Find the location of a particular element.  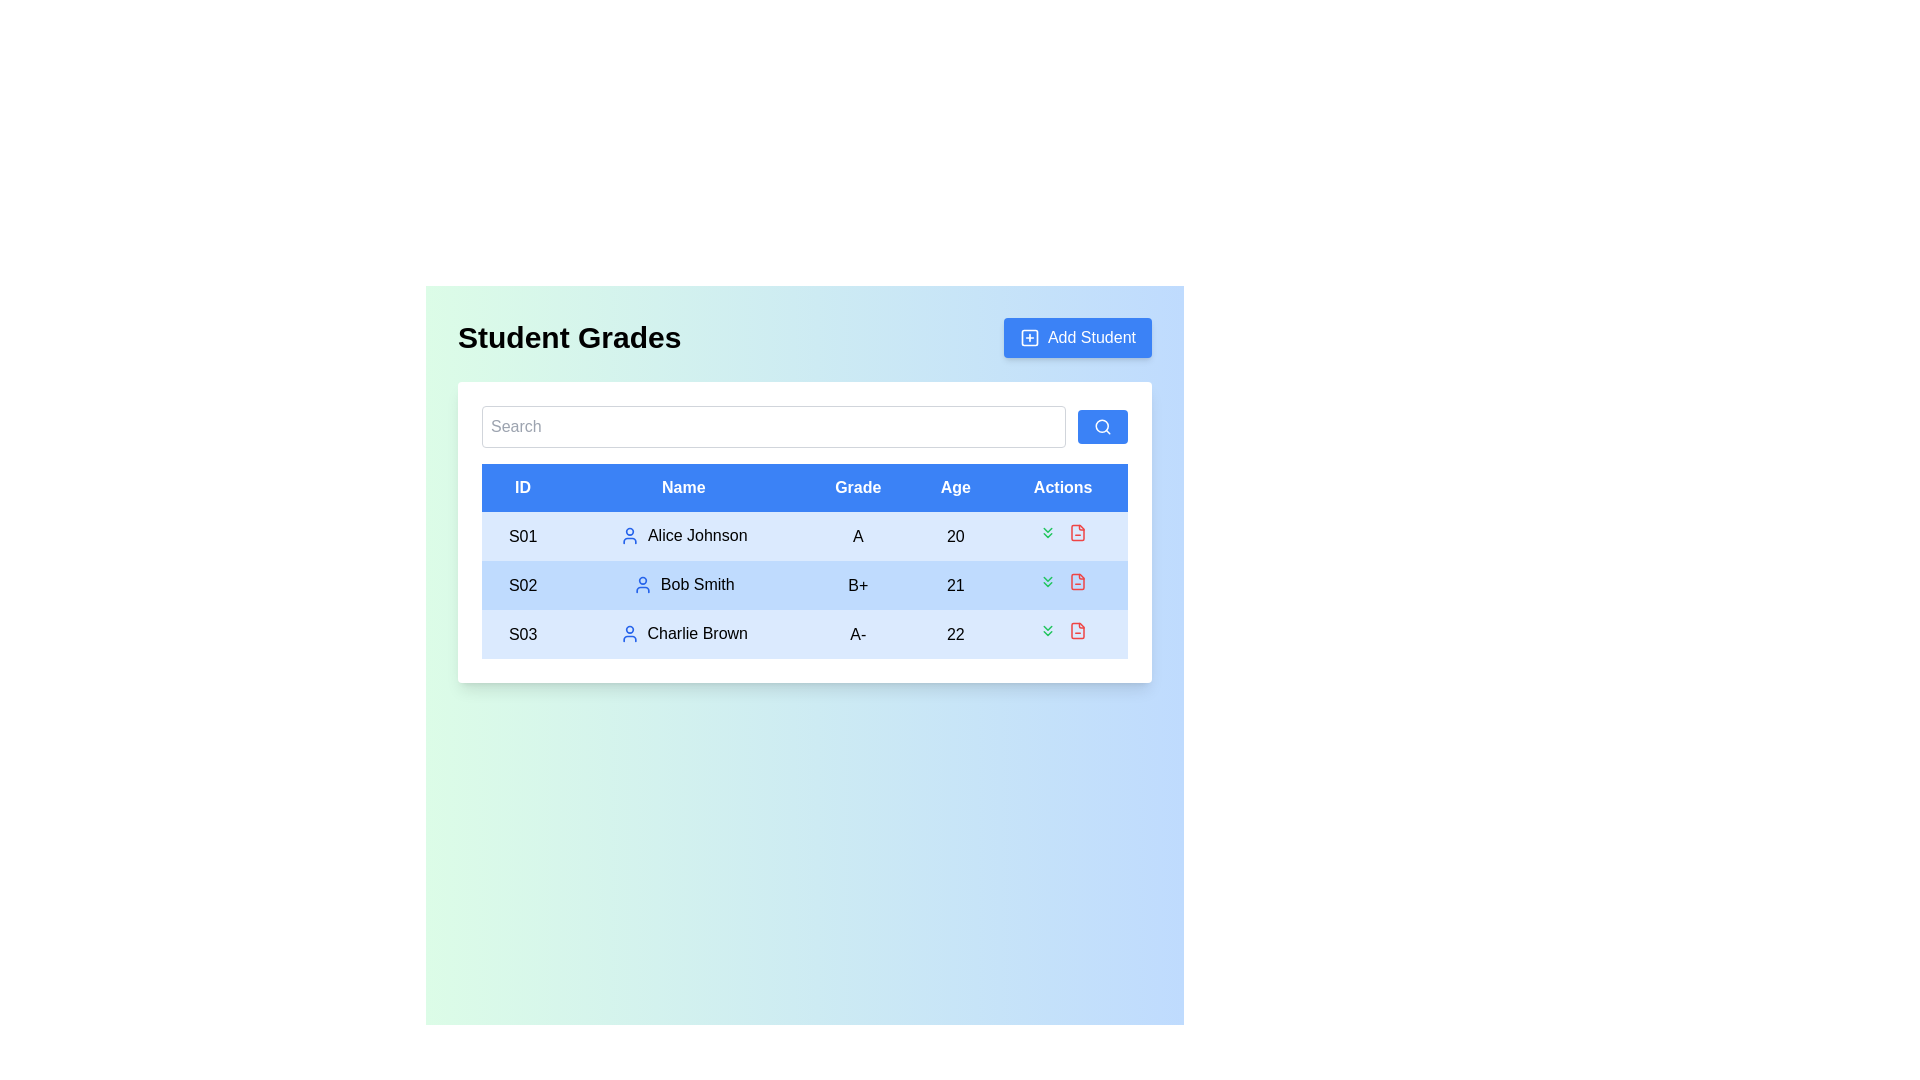

the details of the element displaying 'Alice Johnson' in black text with a blue user icon, located in the 'Name' column of the first row of the table is located at coordinates (683, 535).